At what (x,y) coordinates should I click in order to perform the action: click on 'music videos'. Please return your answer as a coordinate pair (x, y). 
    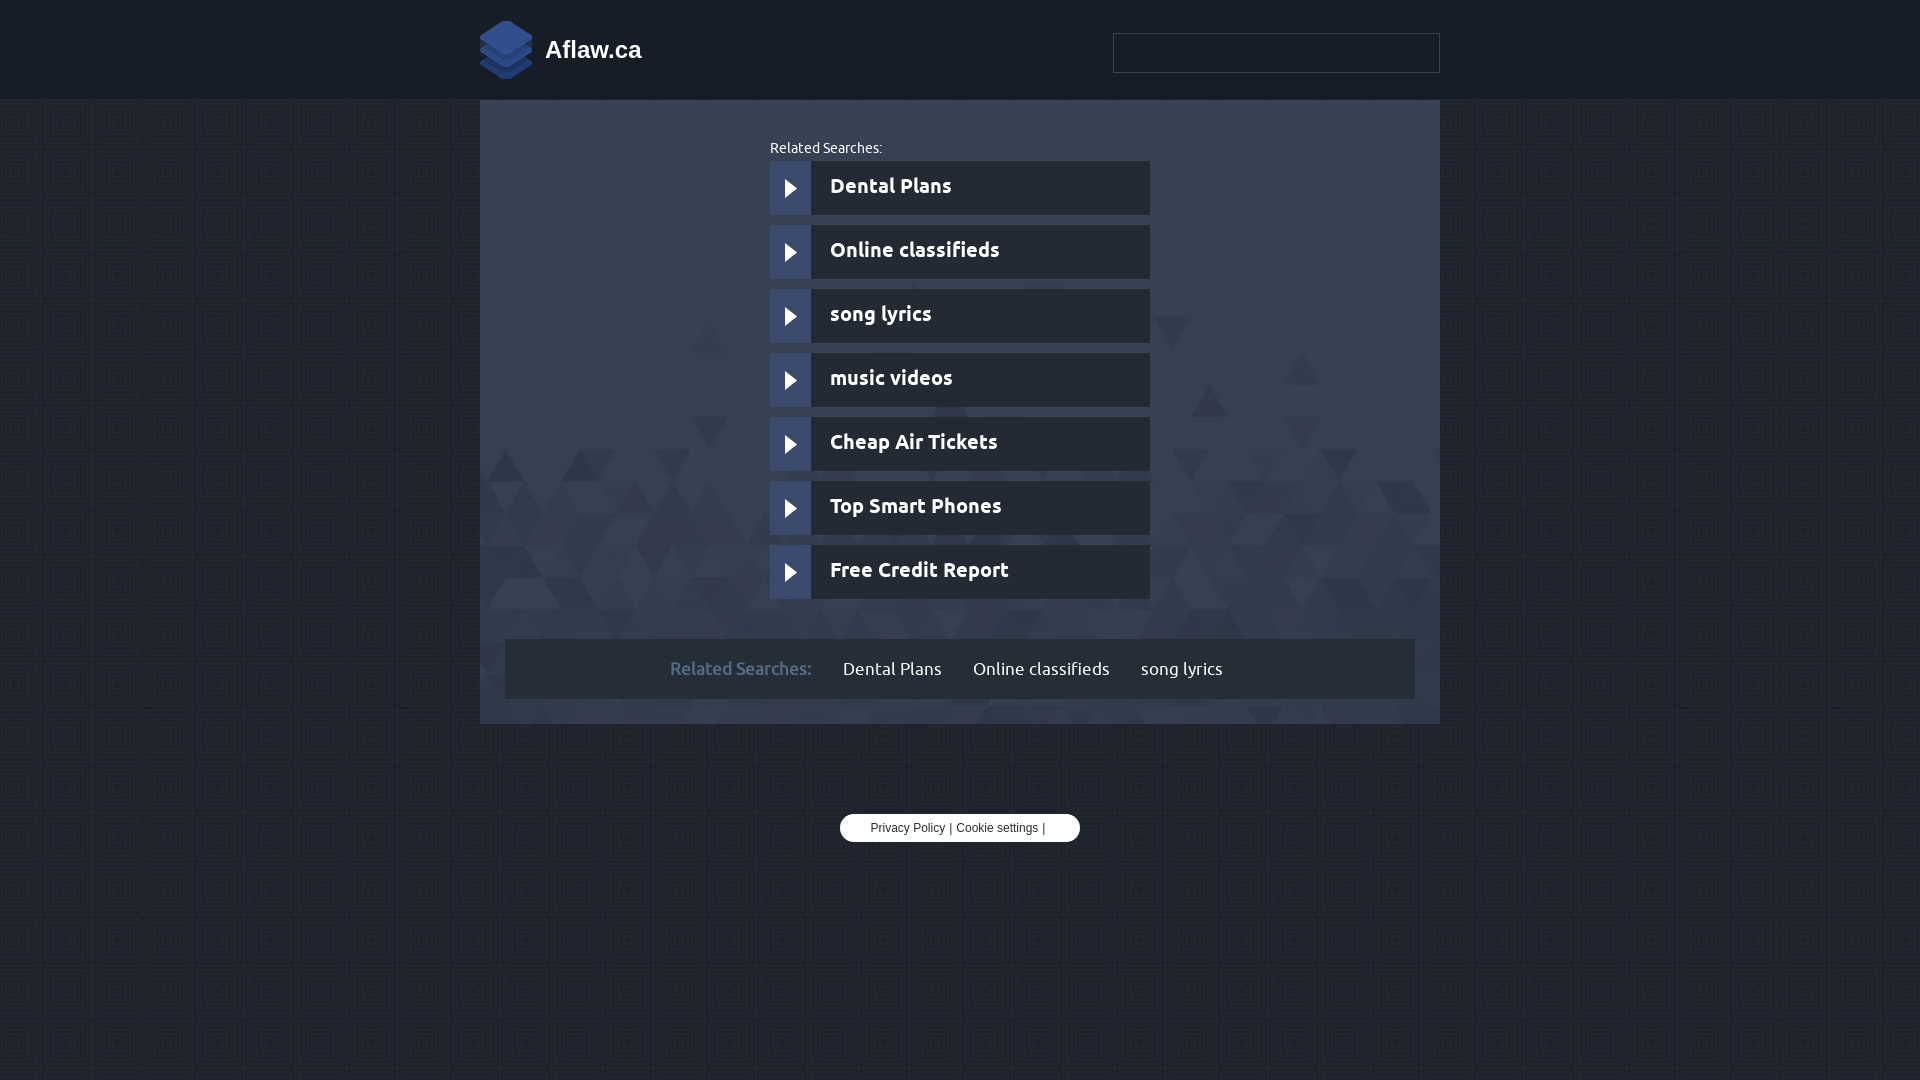
    Looking at the image, I should click on (960, 380).